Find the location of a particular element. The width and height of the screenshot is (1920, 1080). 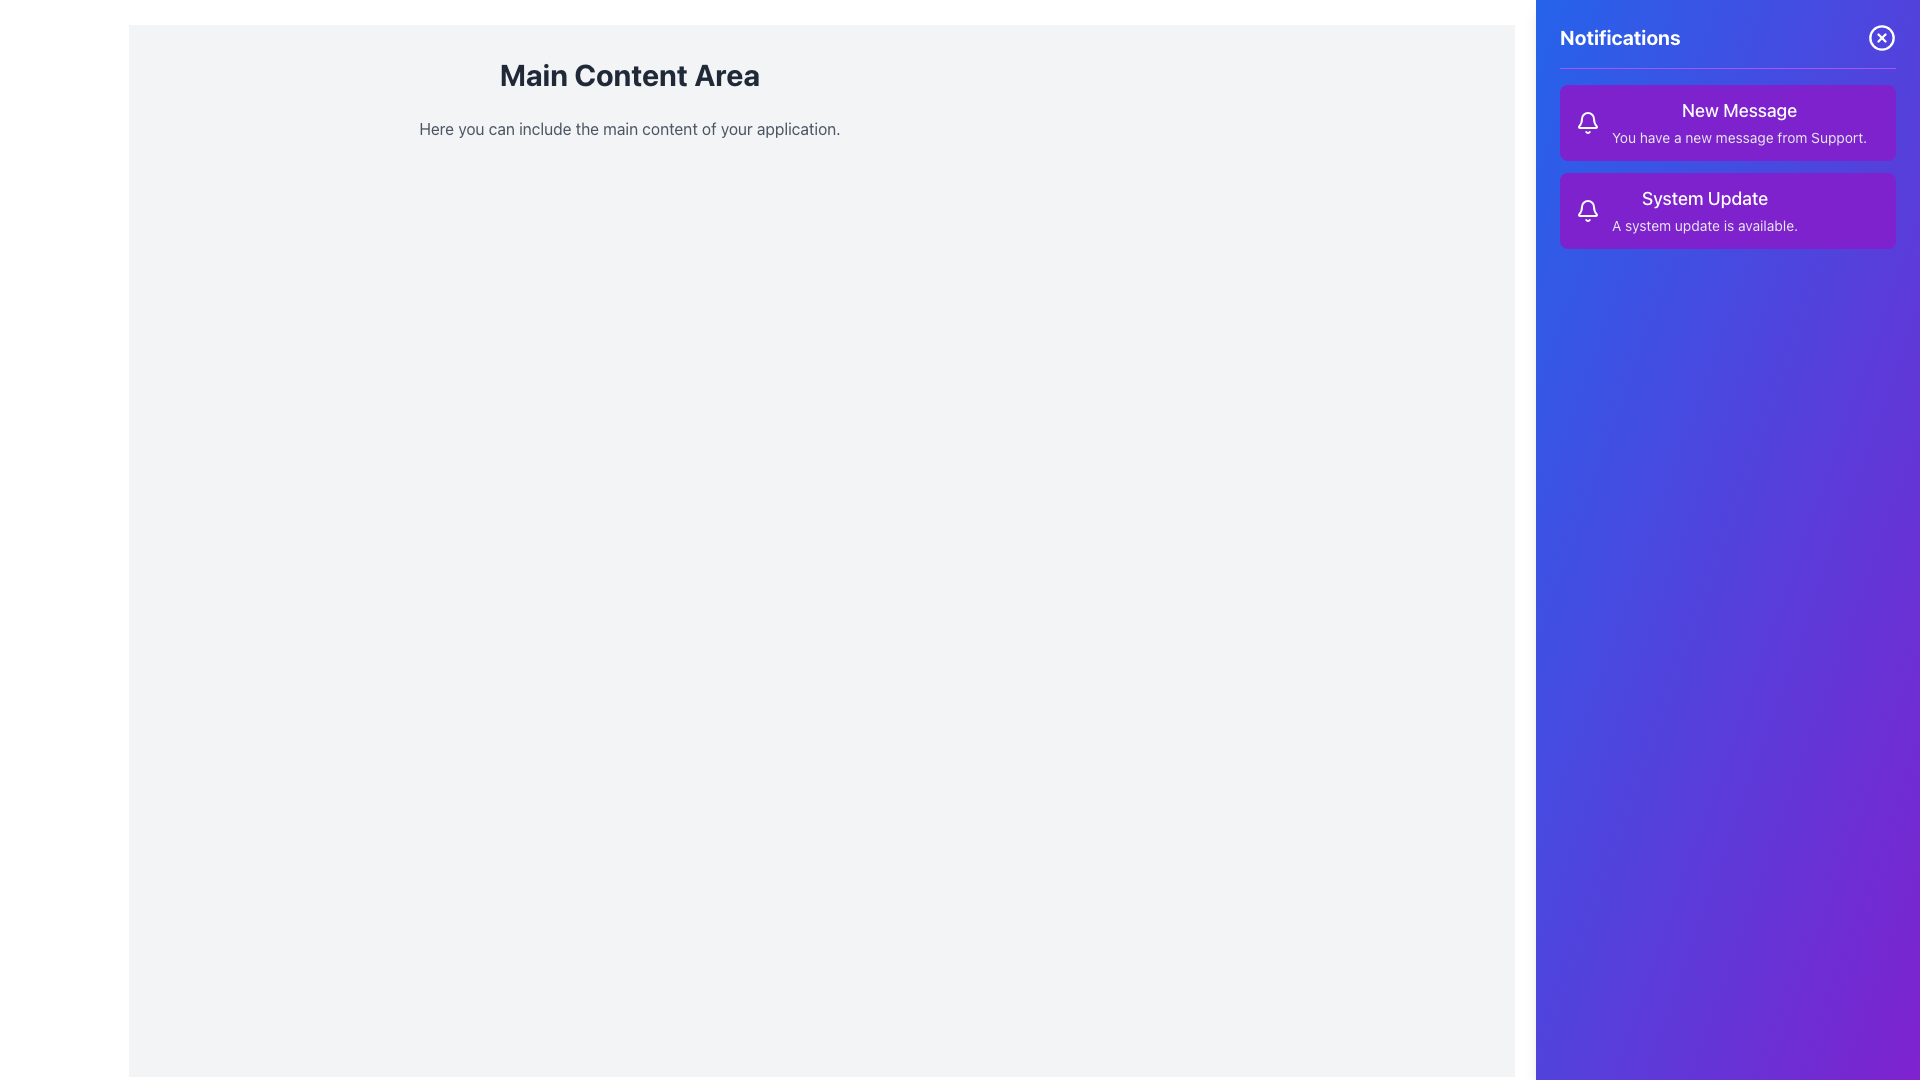

the bell icon located within the notification card at the top right of the notification panel, which serves as the visual indicator for 'New Message' notifications is located at coordinates (1587, 123).